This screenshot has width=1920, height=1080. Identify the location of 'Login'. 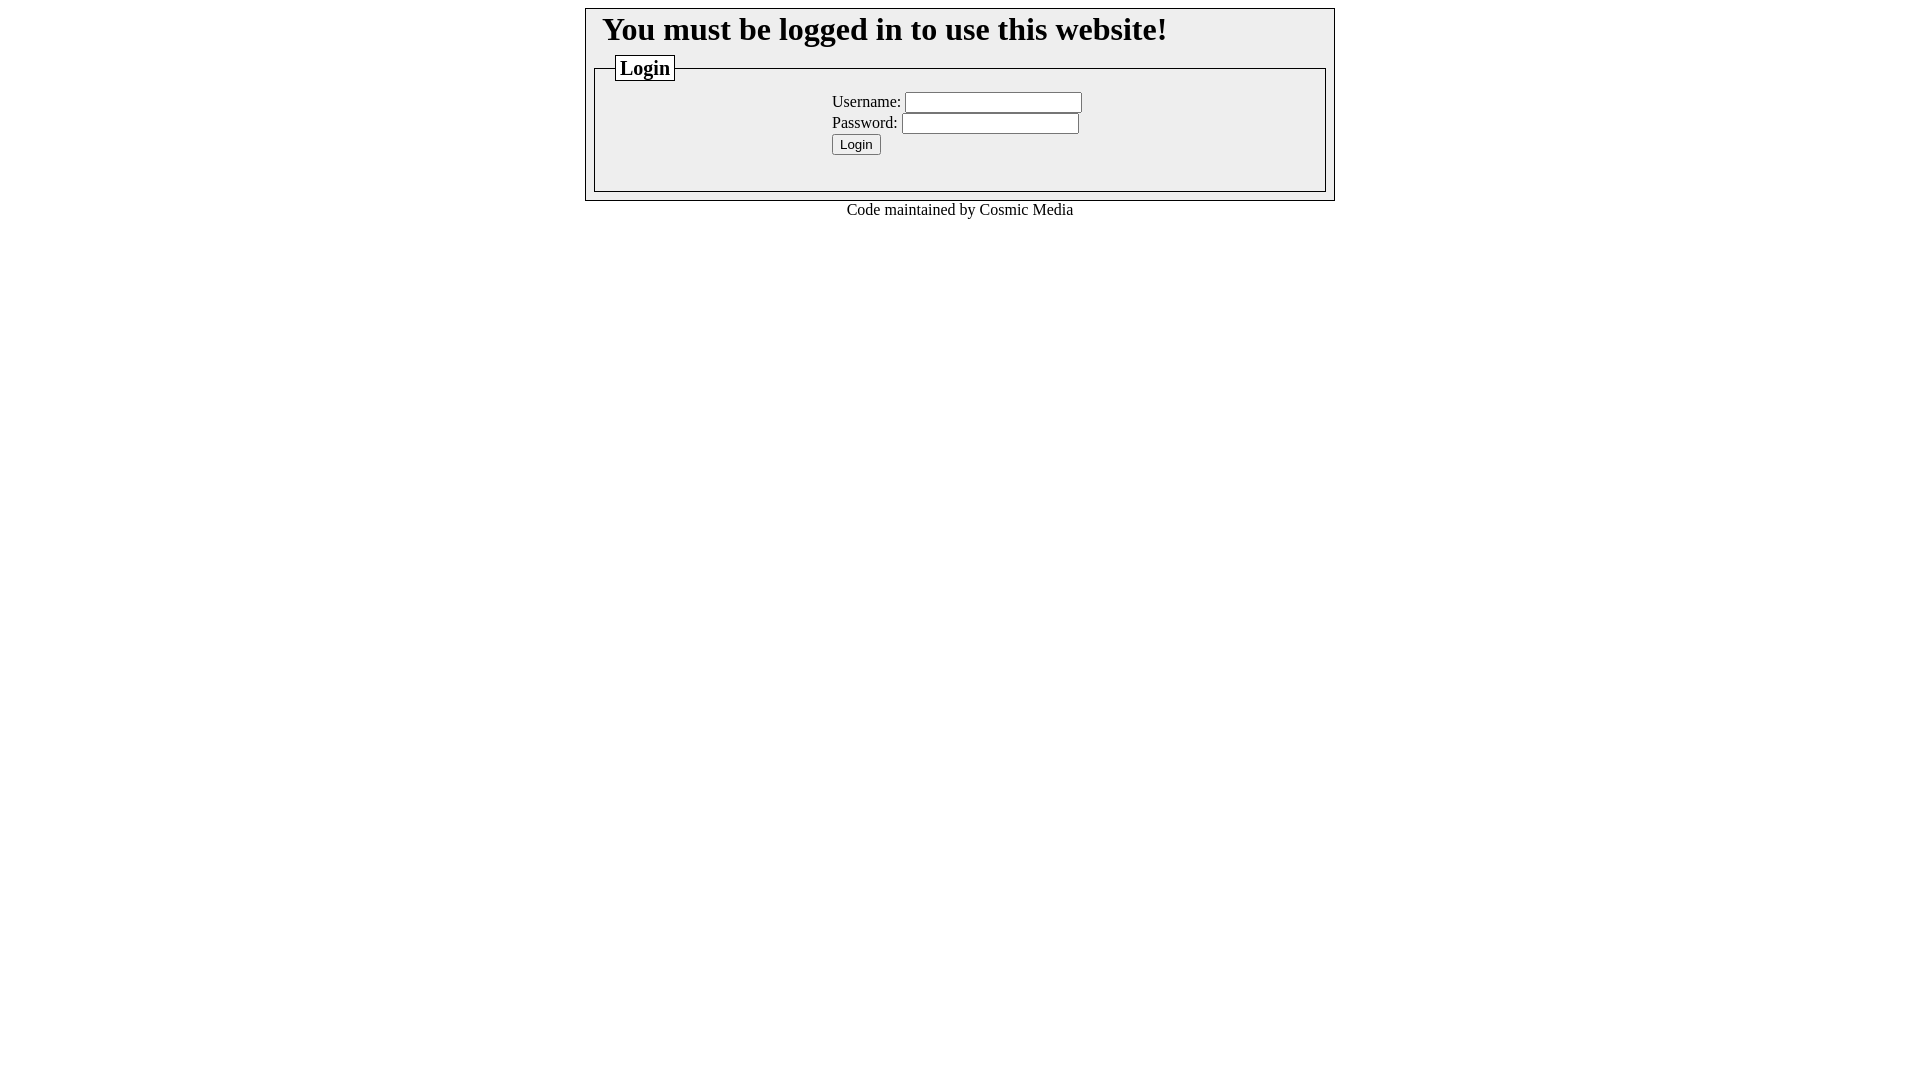
(856, 143).